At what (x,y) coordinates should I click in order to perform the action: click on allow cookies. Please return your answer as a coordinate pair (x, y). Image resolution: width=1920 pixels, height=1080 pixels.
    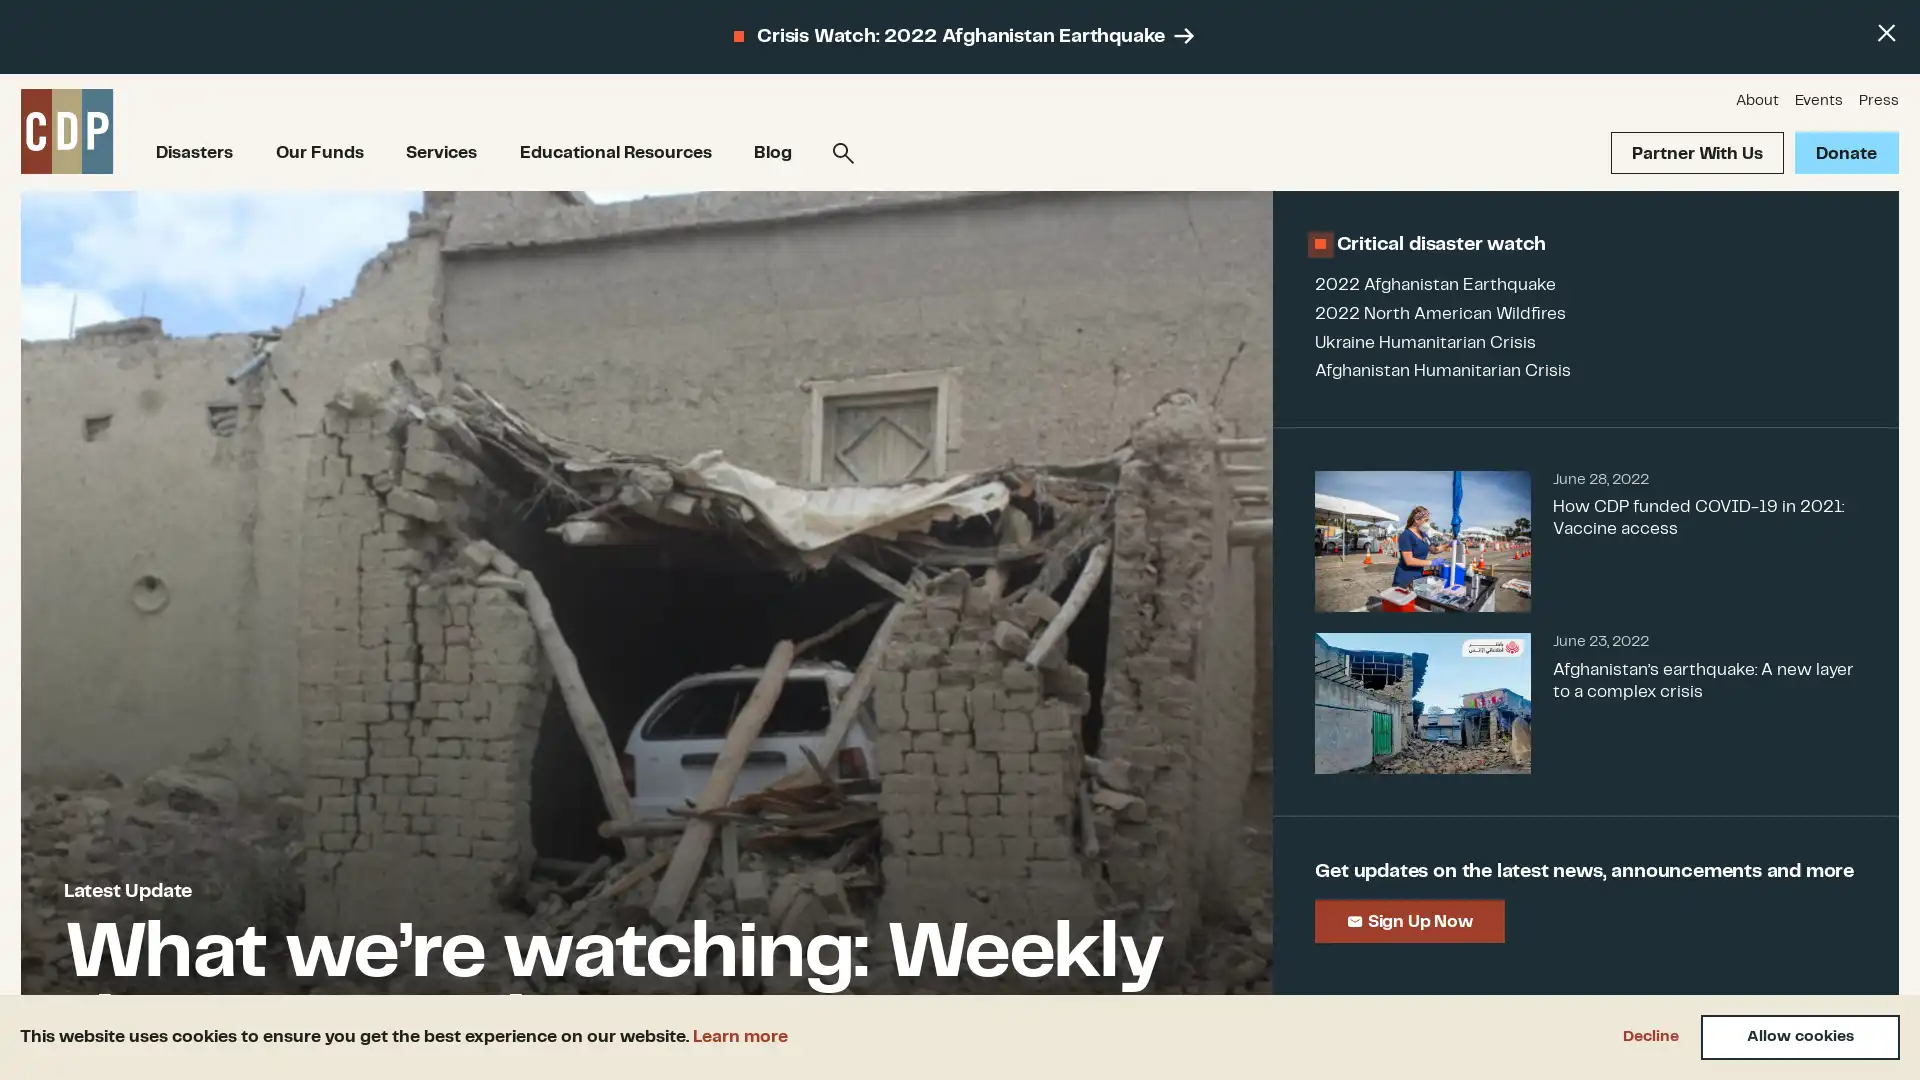
    Looking at the image, I should click on (1800, 1036).